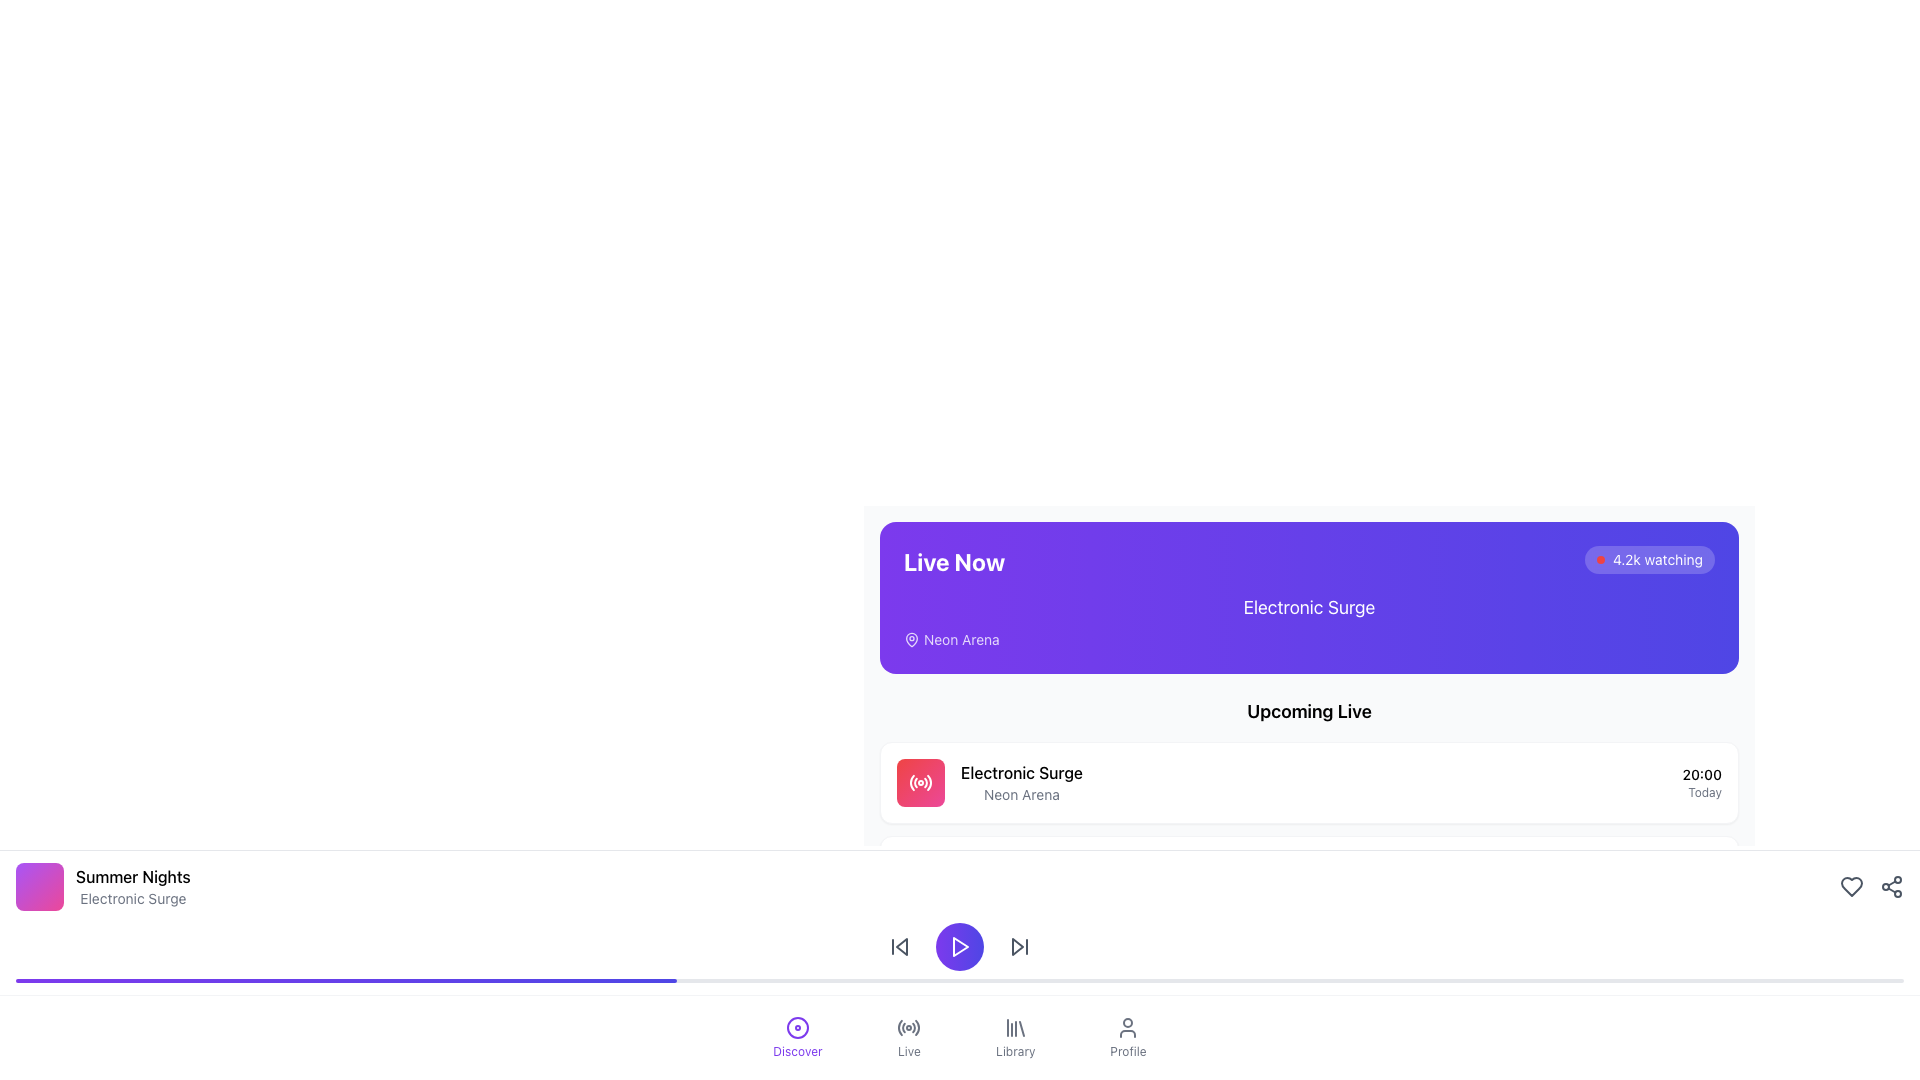 This screenshot has width=1920, height=1080. Describe the element at coordinates (1128, 1051) in the screenshot. I see `the 'Profile' static text label located at the bottom-right corner of the interface, which serves as an identifier for the navigation section` at that location.